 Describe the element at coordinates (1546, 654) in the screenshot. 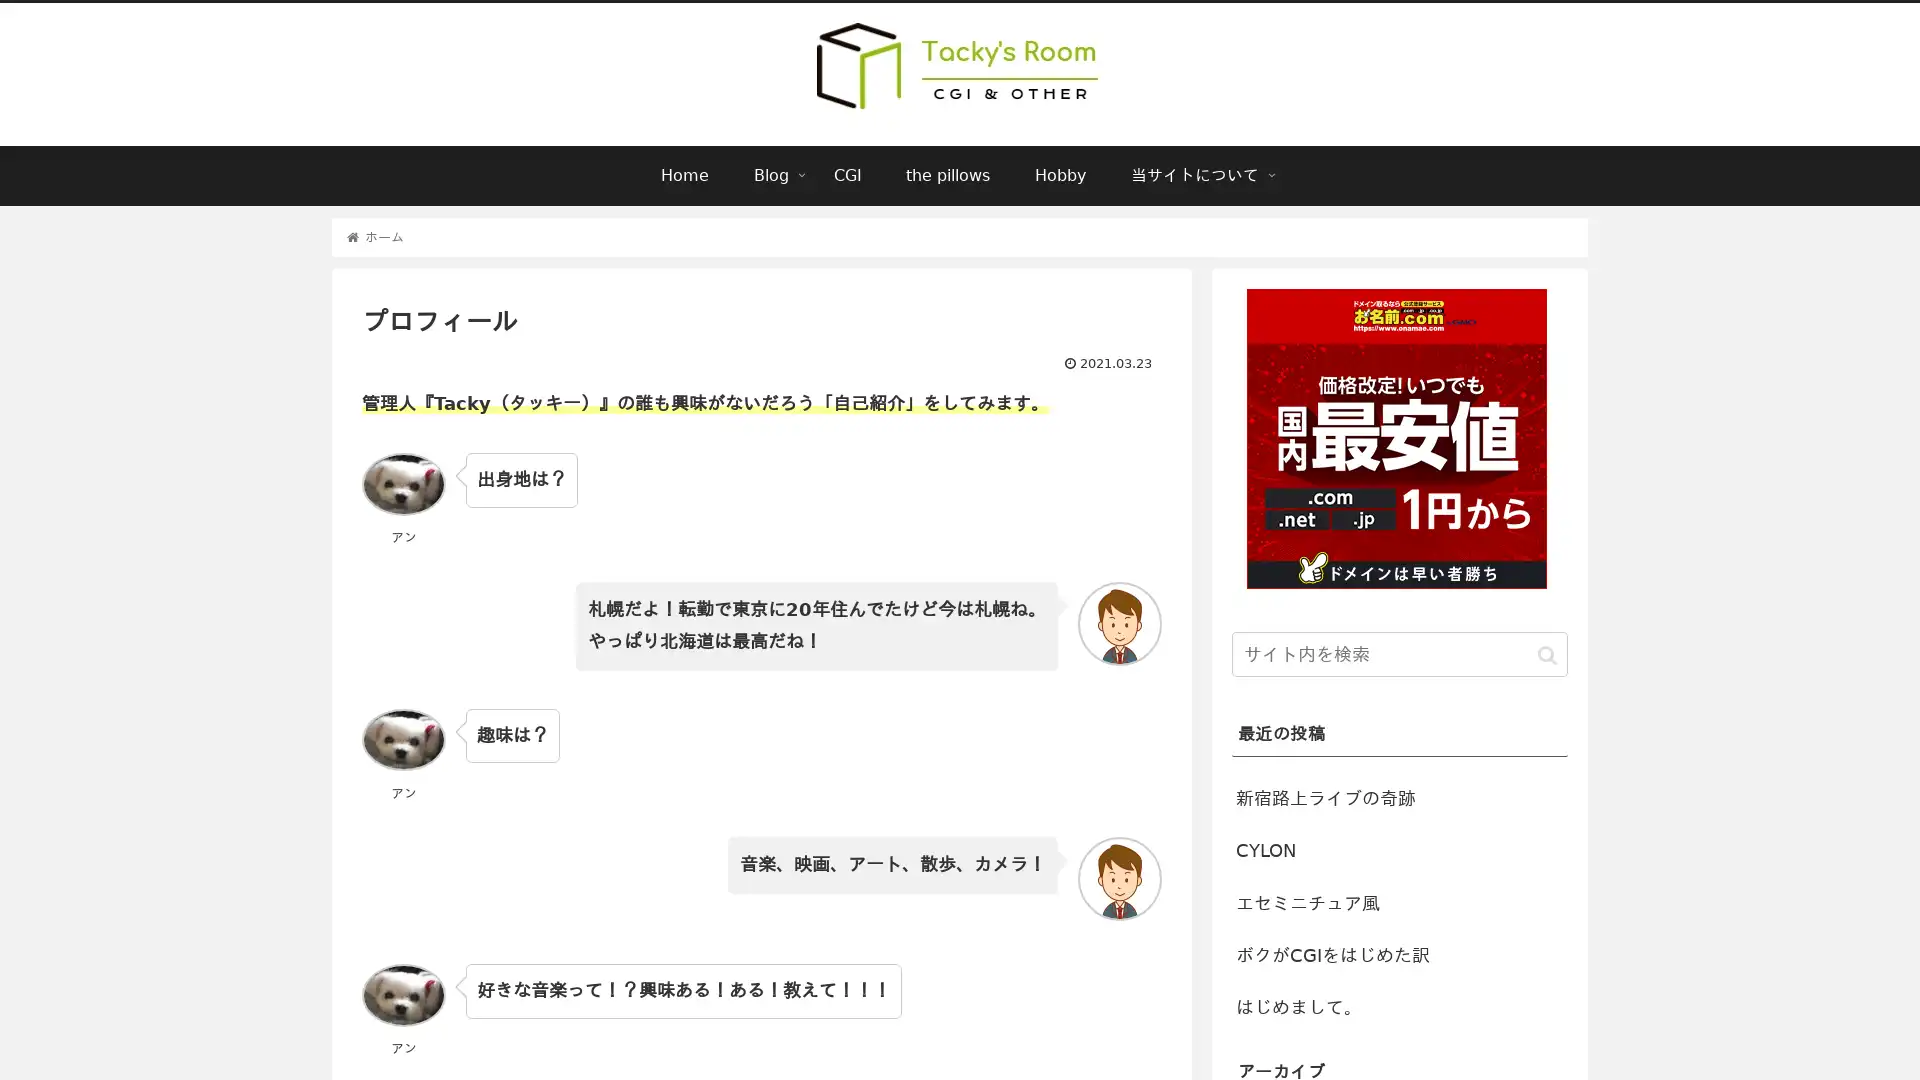

I see `button` at that location.